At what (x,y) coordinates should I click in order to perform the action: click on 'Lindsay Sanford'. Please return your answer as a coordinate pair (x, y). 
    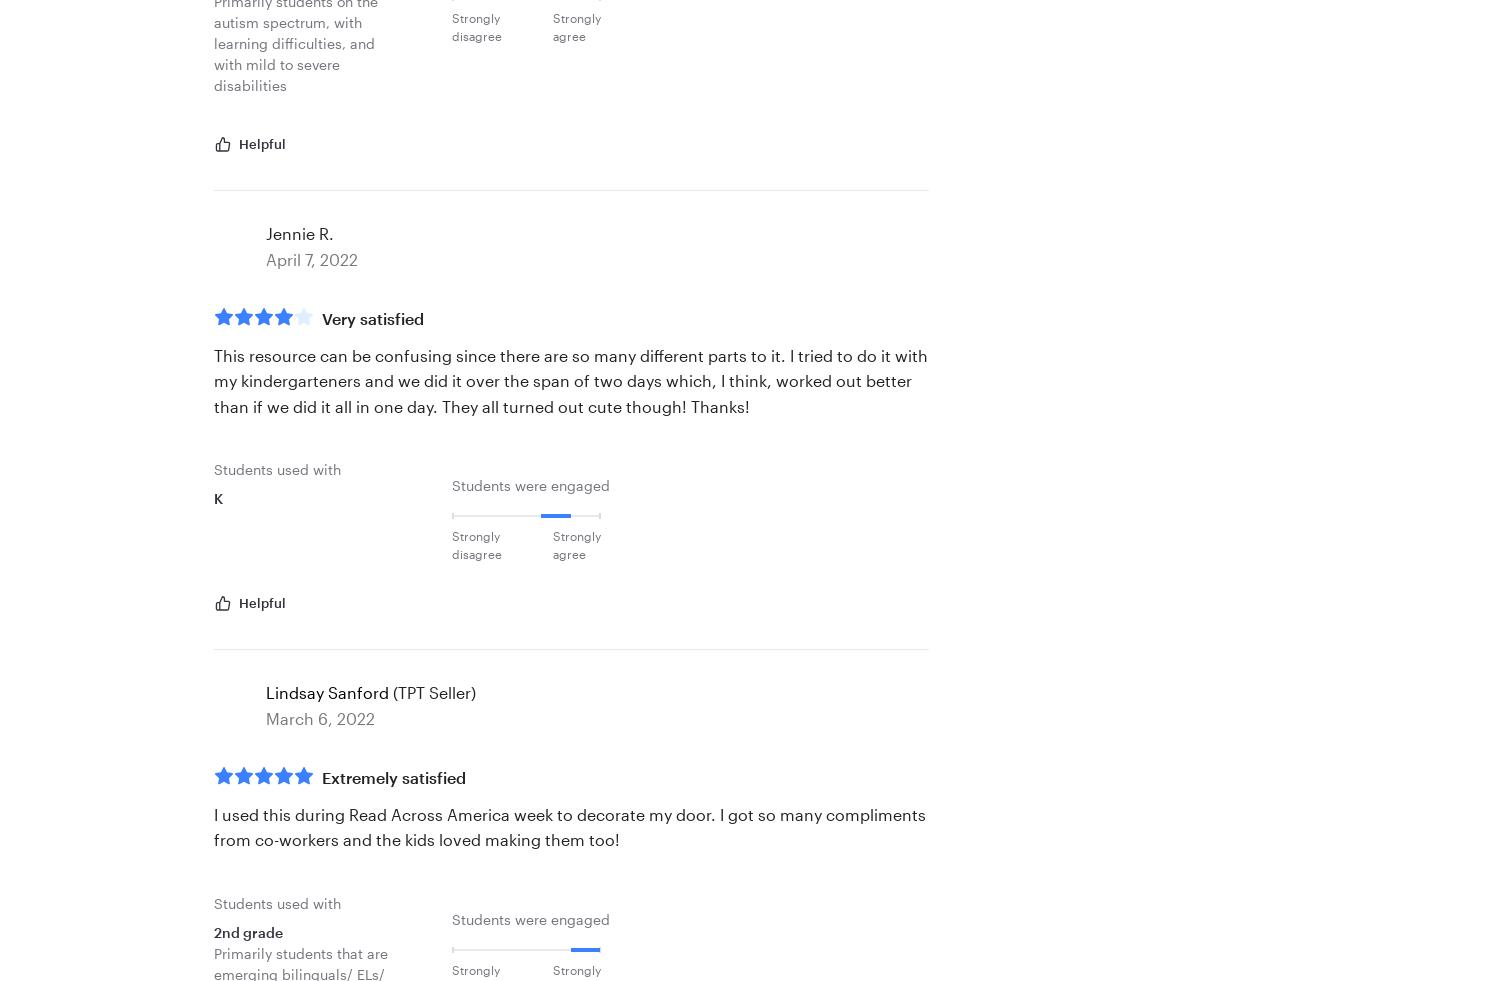
    Looking at the image, I should click on (326, 692).